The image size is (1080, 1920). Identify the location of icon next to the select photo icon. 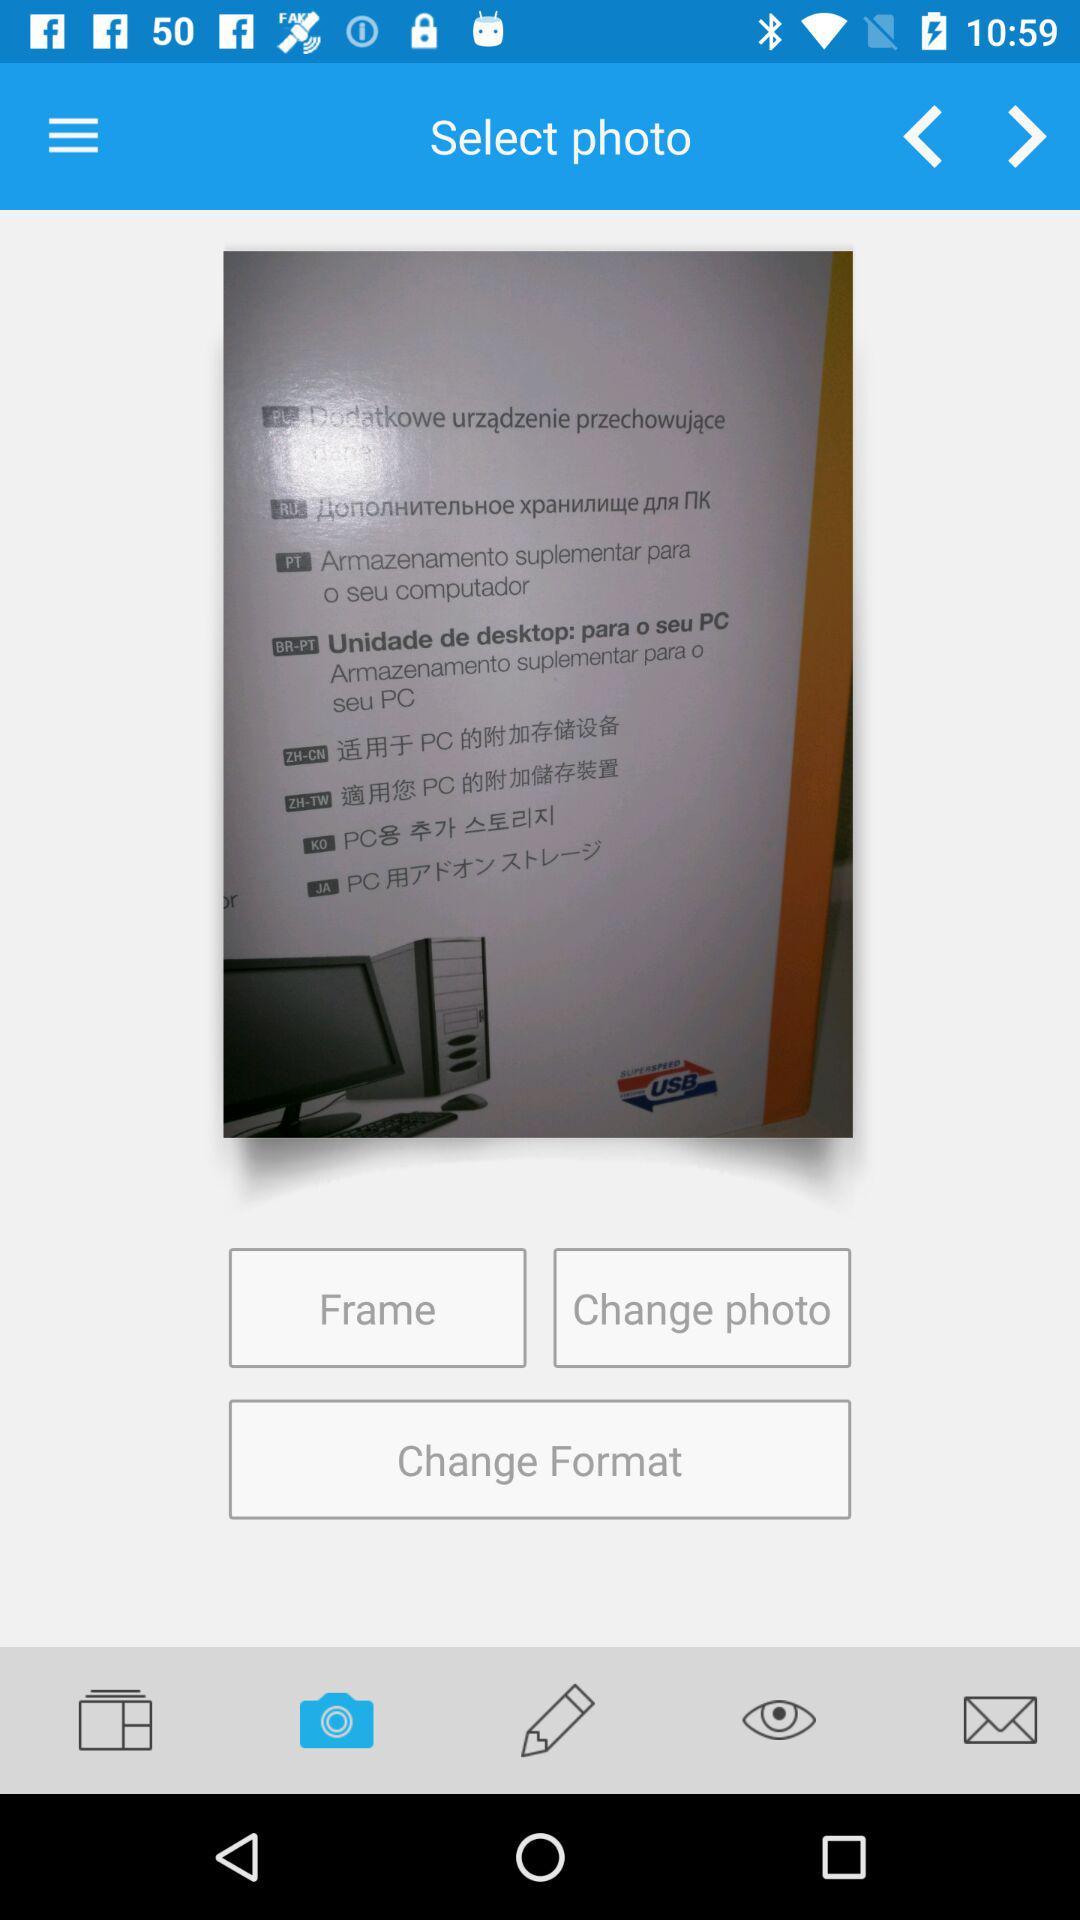
(72, 135).